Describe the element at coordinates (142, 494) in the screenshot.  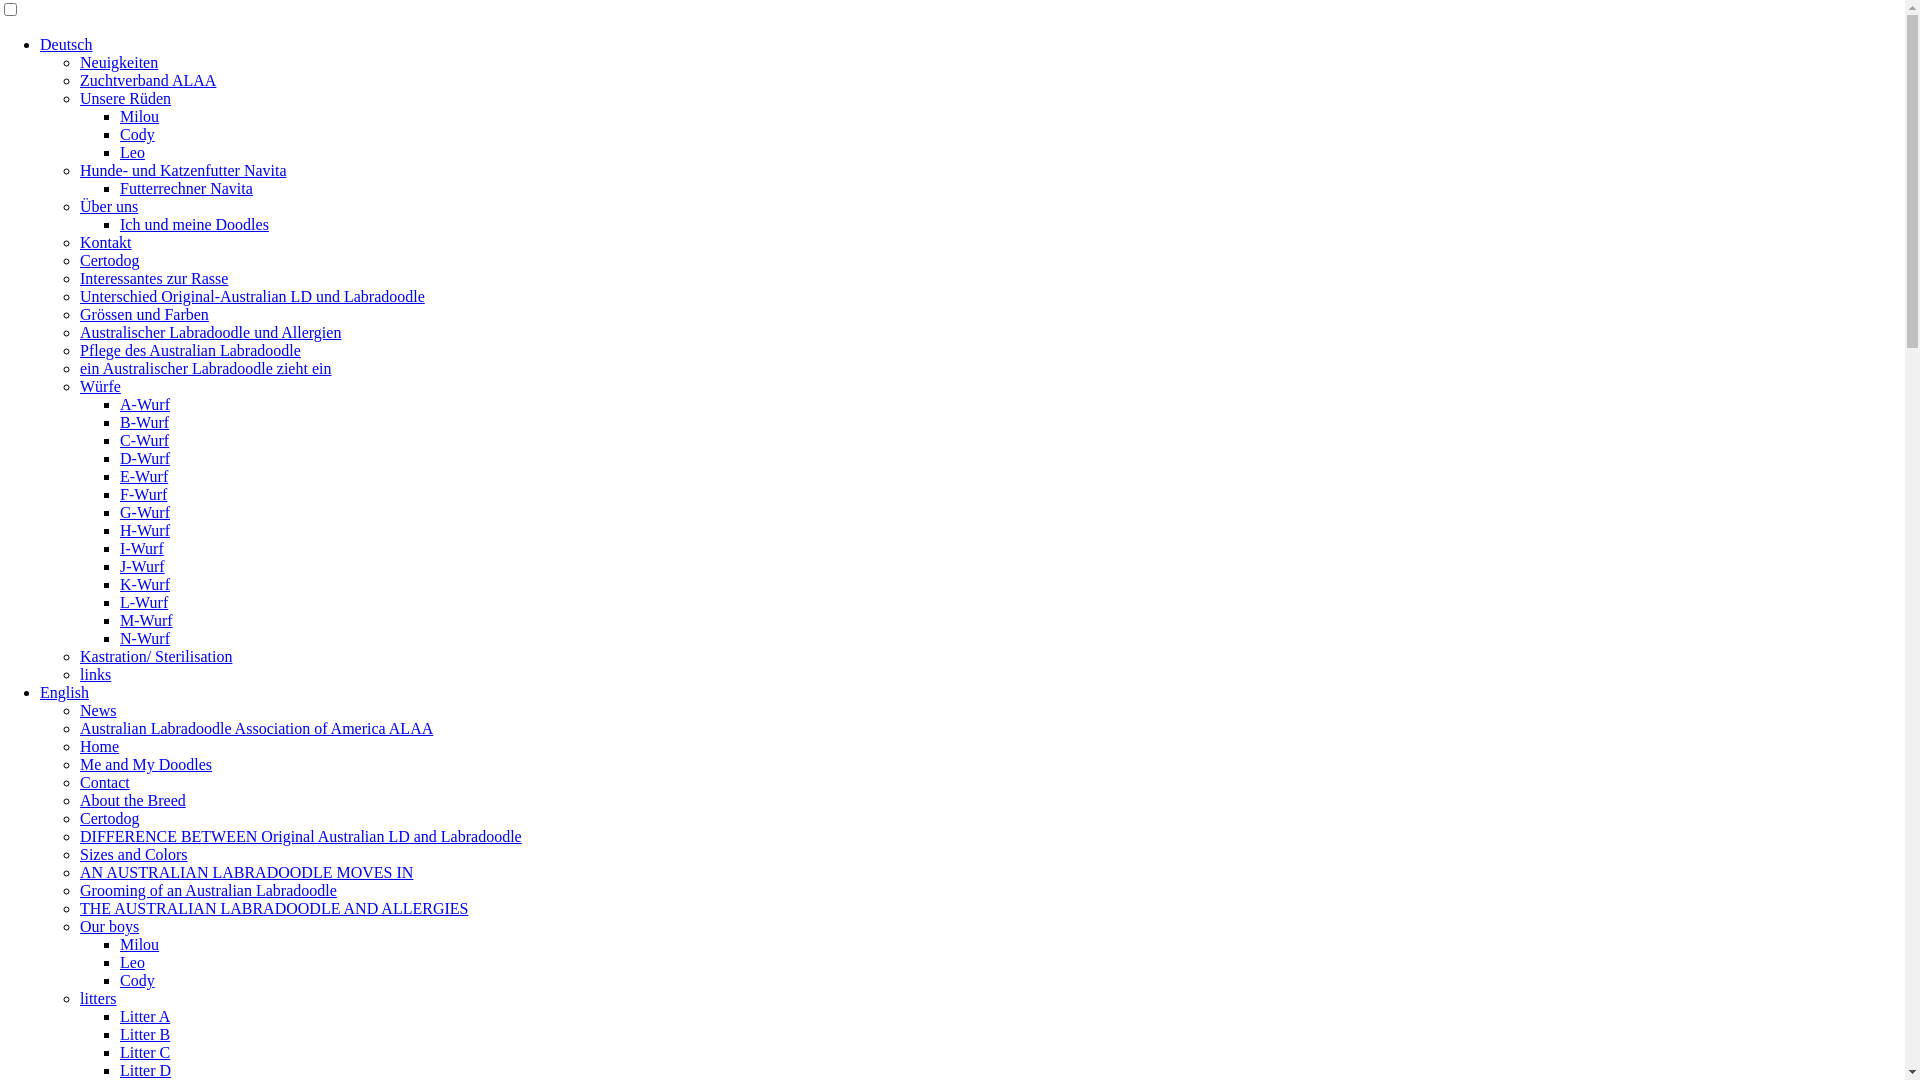
I see `'F-Wurf'` at that location.